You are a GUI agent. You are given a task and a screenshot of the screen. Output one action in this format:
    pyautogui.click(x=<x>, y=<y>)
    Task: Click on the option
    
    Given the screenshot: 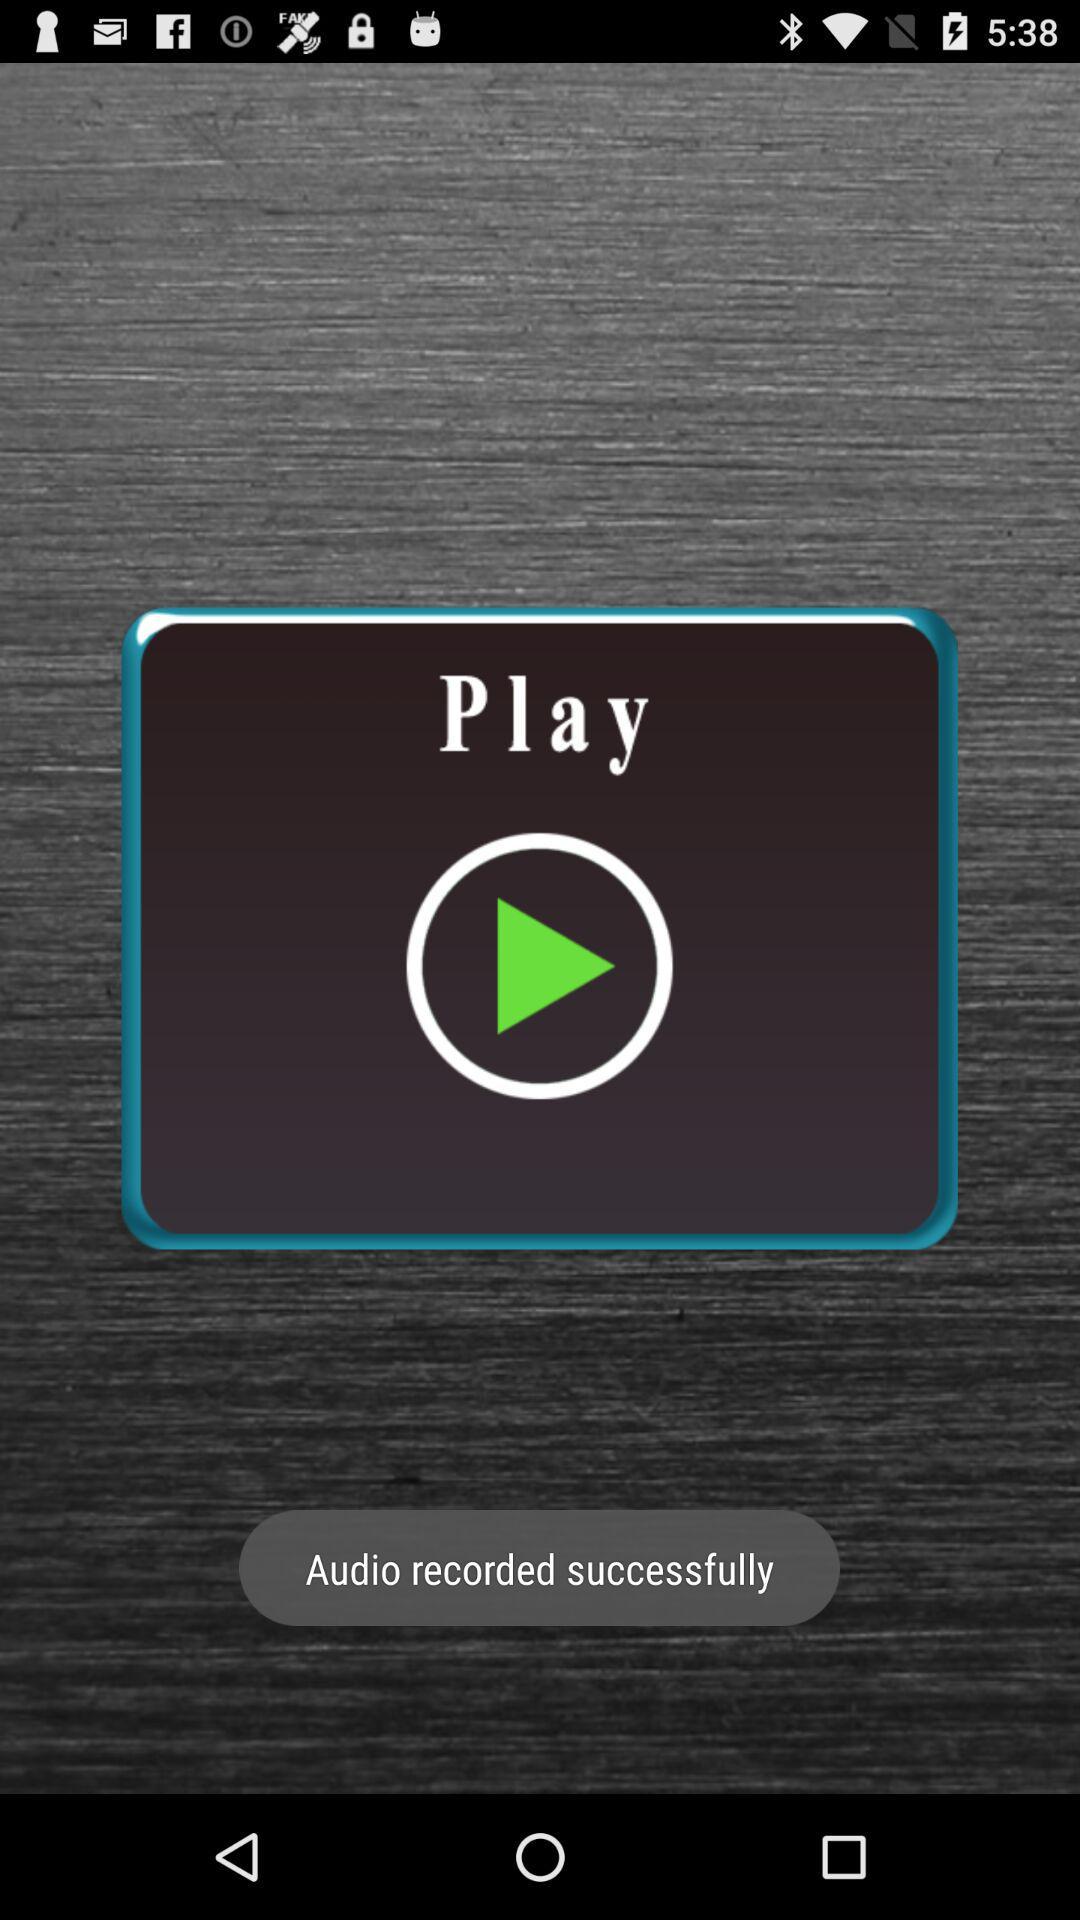 What is the action you would take?
    pyautogui.click(x=538, y=927)
    